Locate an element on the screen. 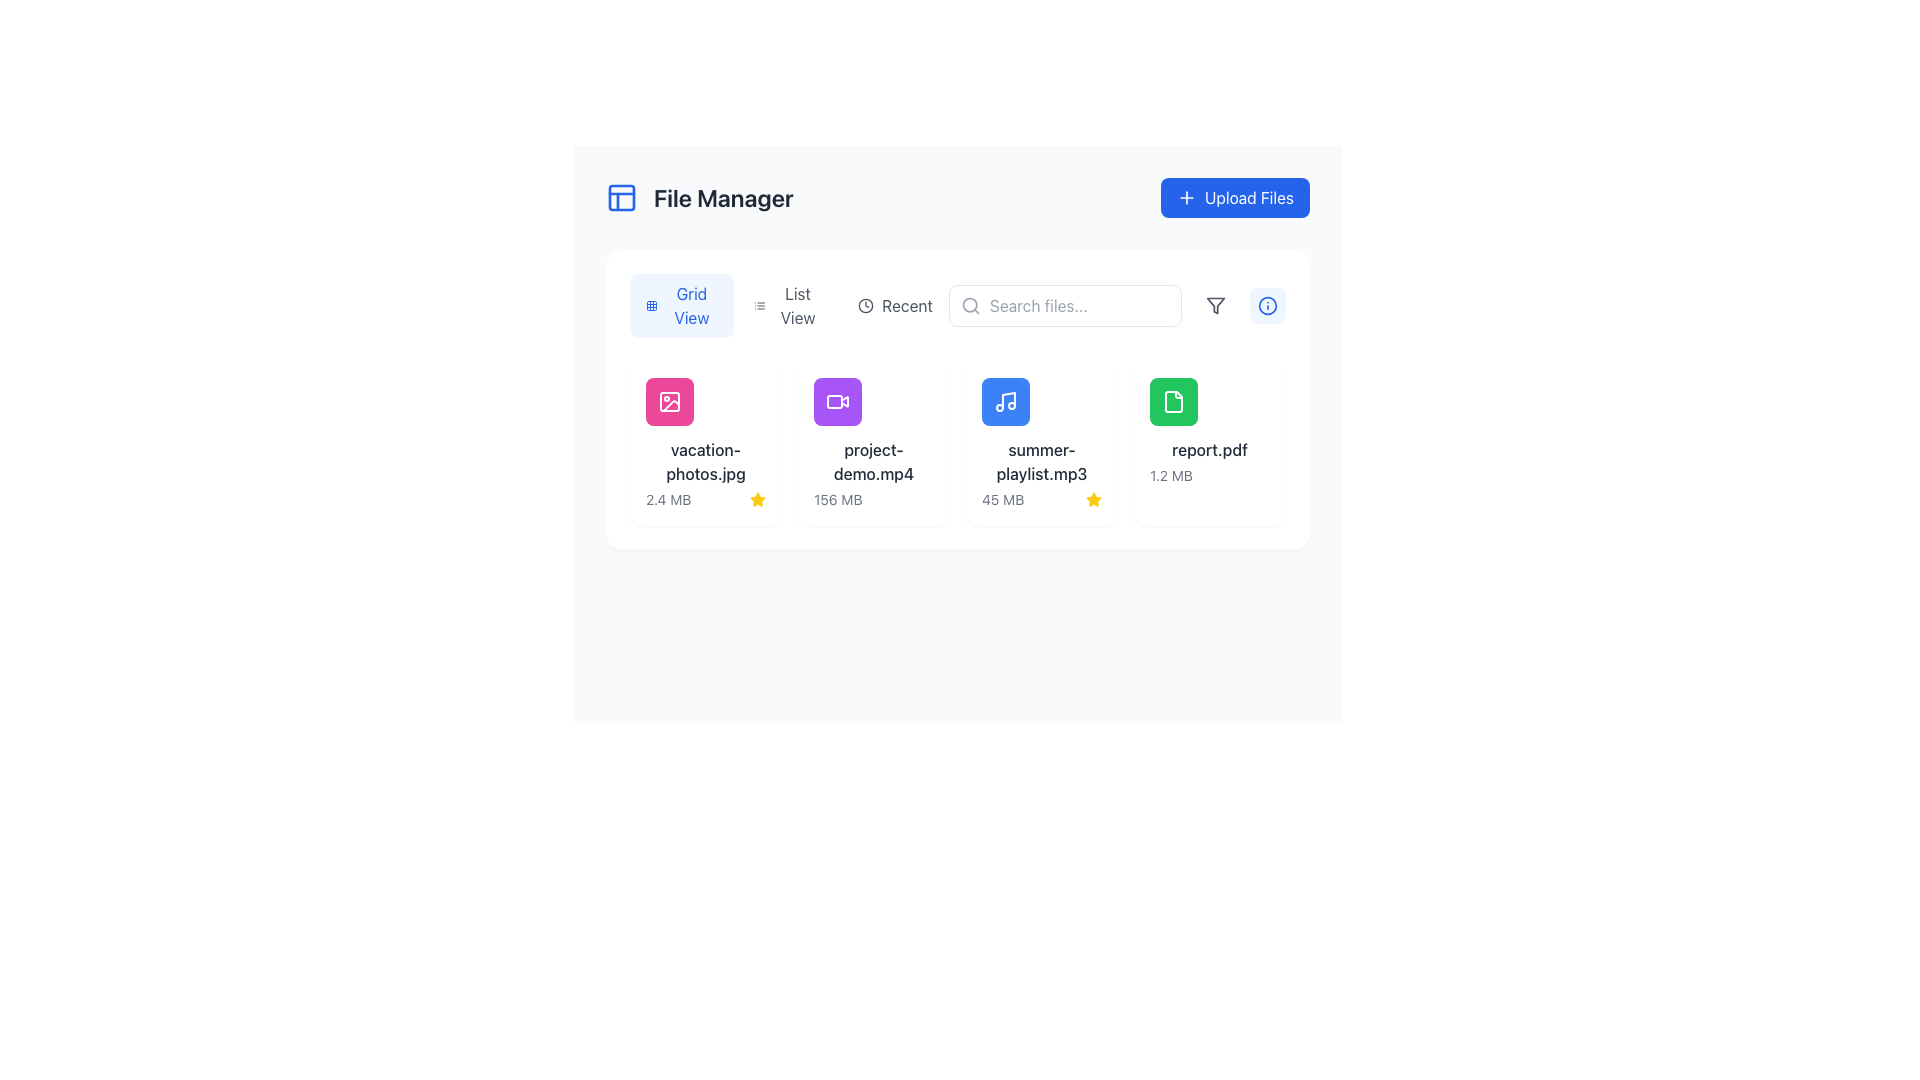 The height and width of the screenshot is (1080, 1920). the 'Recent' button, which features a clock icon and dark gray text, to observe the hover effect is located at coordinates (894, 305).